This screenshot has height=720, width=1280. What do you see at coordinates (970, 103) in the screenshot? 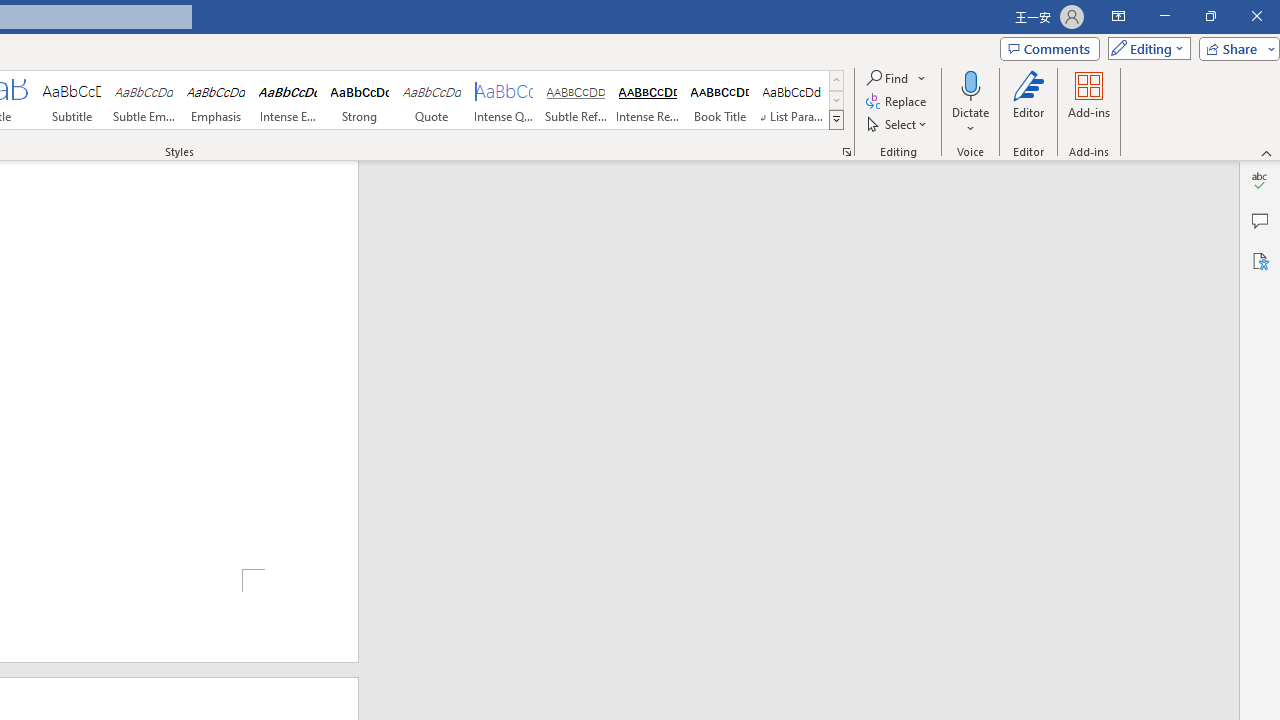
I see `'Dictate'` at bounding box center [970, 103].